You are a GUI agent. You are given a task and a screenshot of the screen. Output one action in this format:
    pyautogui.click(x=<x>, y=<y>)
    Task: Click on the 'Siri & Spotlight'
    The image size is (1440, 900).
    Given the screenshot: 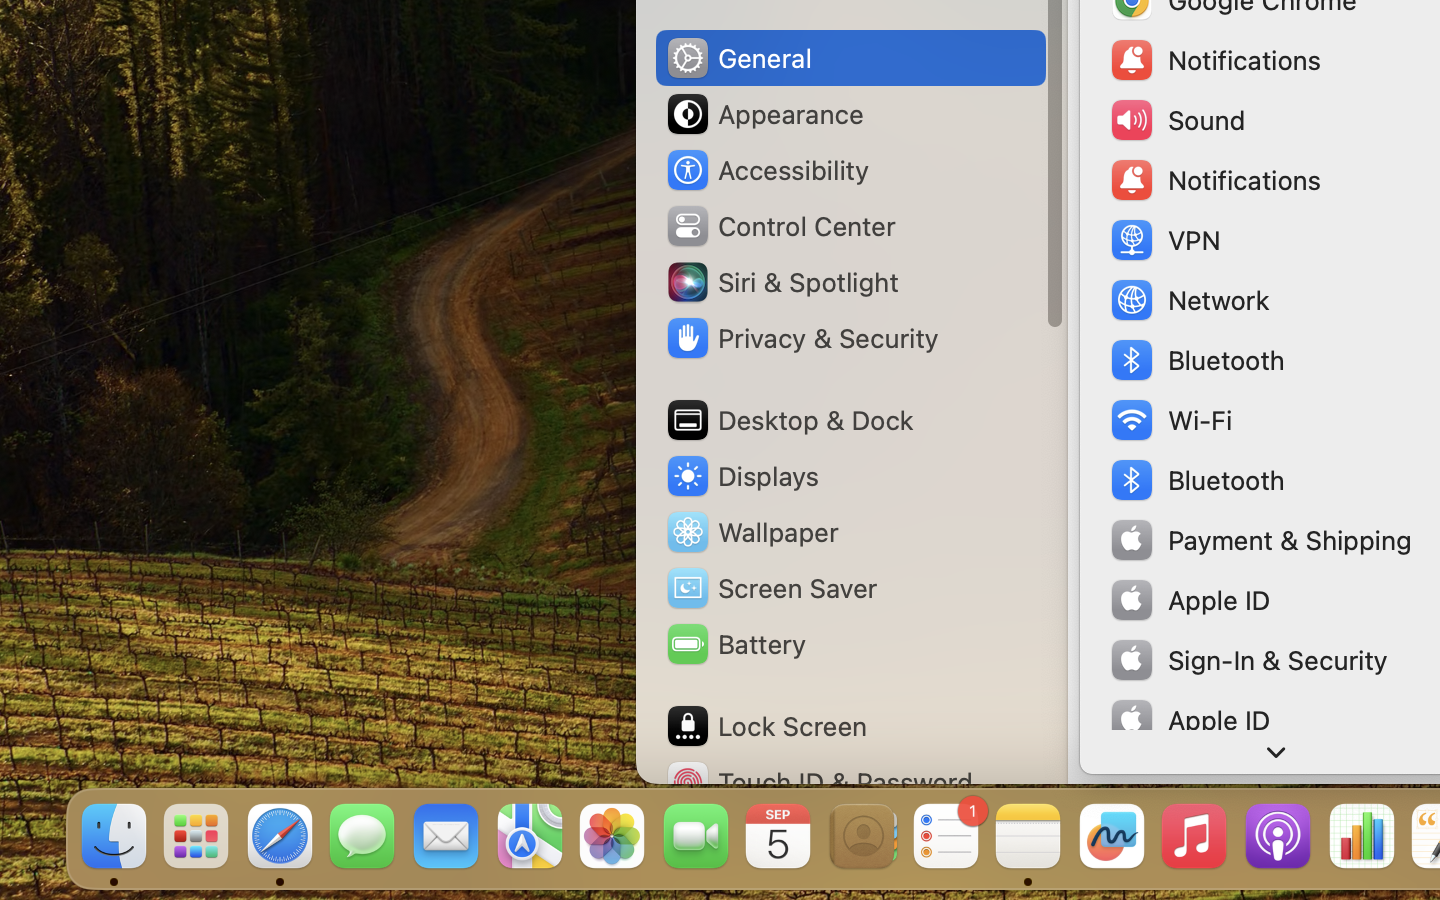 What is the action you would take?
    pyautogui.click(x=781, y=280)
    